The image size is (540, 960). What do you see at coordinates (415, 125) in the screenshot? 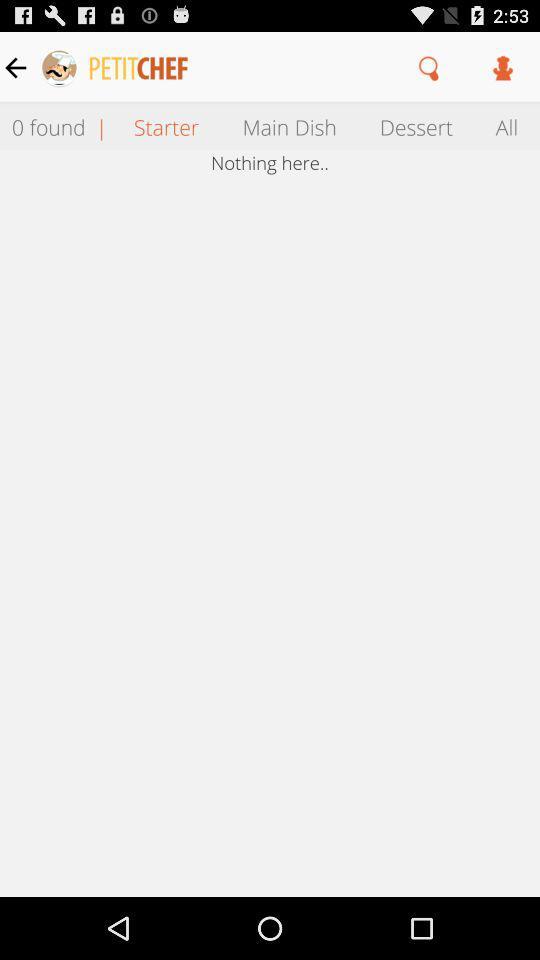
I see `the item to the right of the main dish icon` at bounding box center [415, 125].